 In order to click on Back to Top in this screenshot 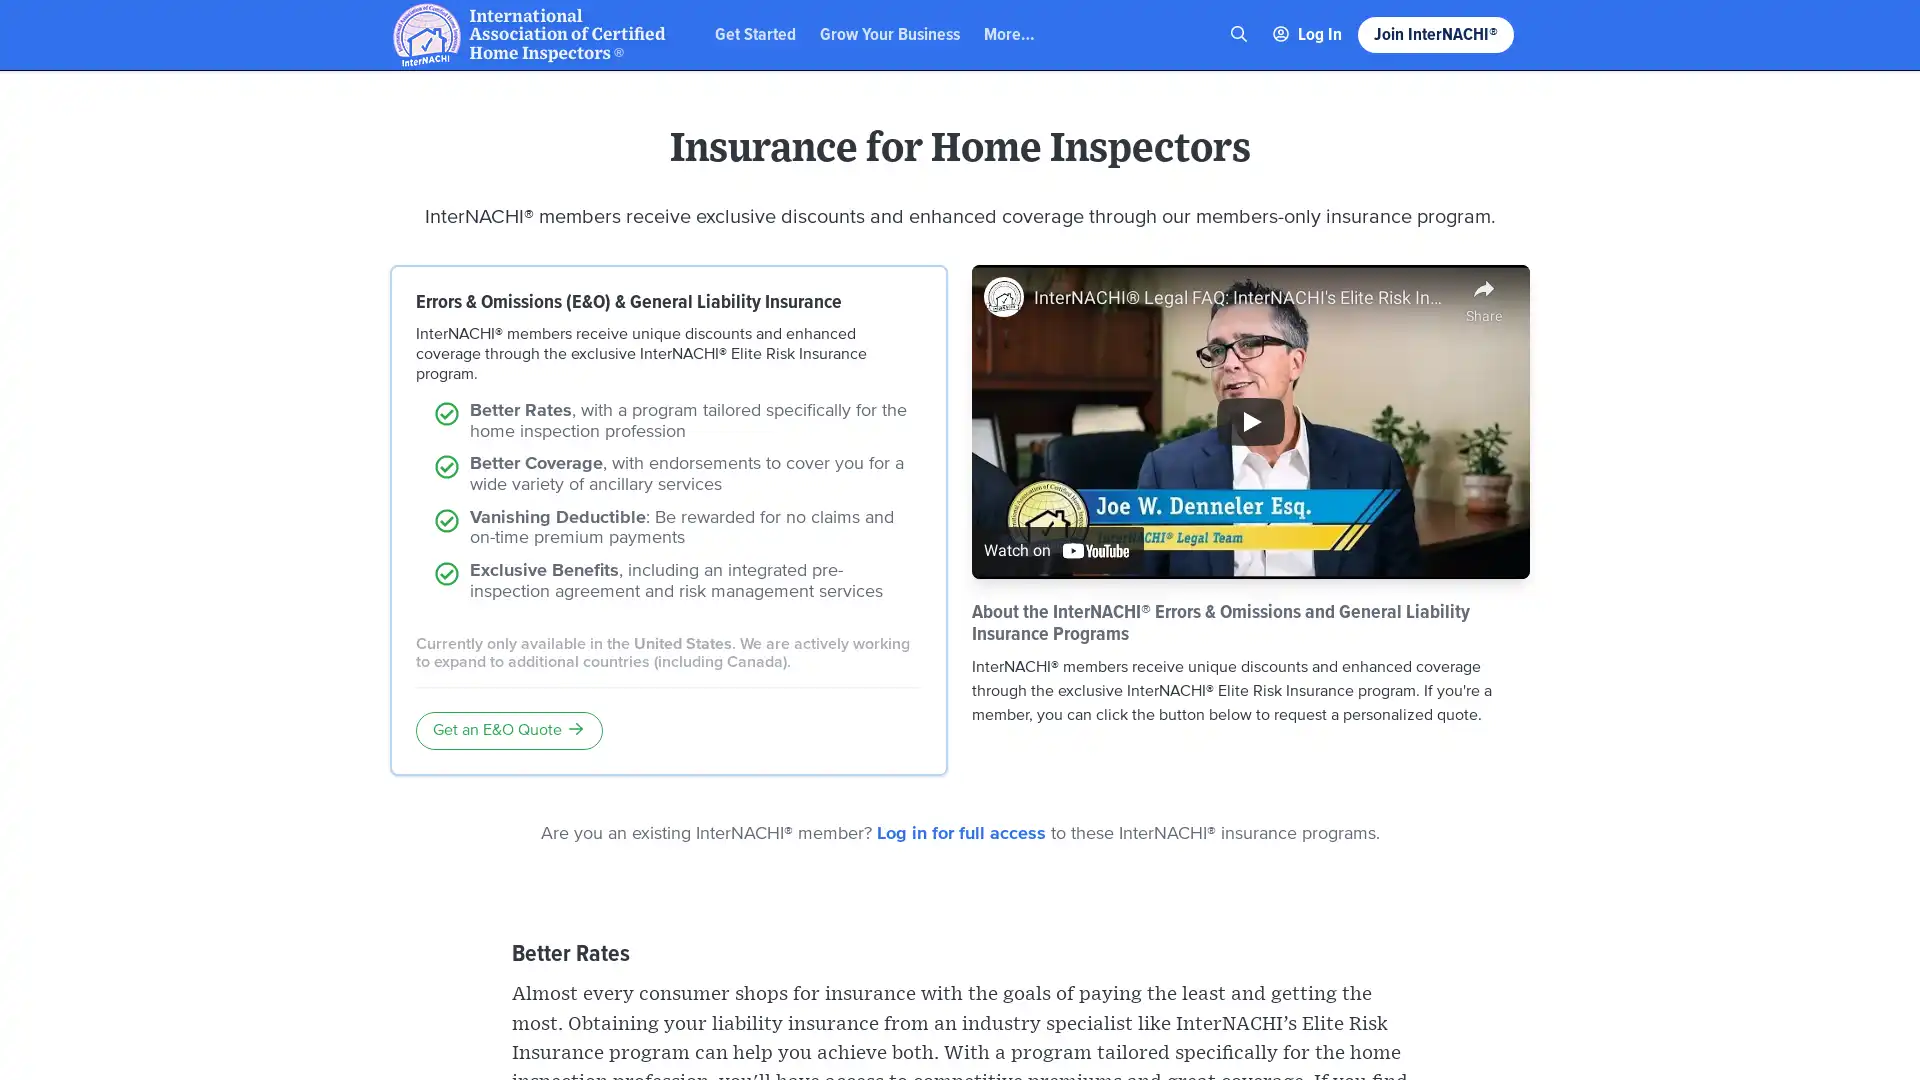, I will do `click(1830, 33)`.